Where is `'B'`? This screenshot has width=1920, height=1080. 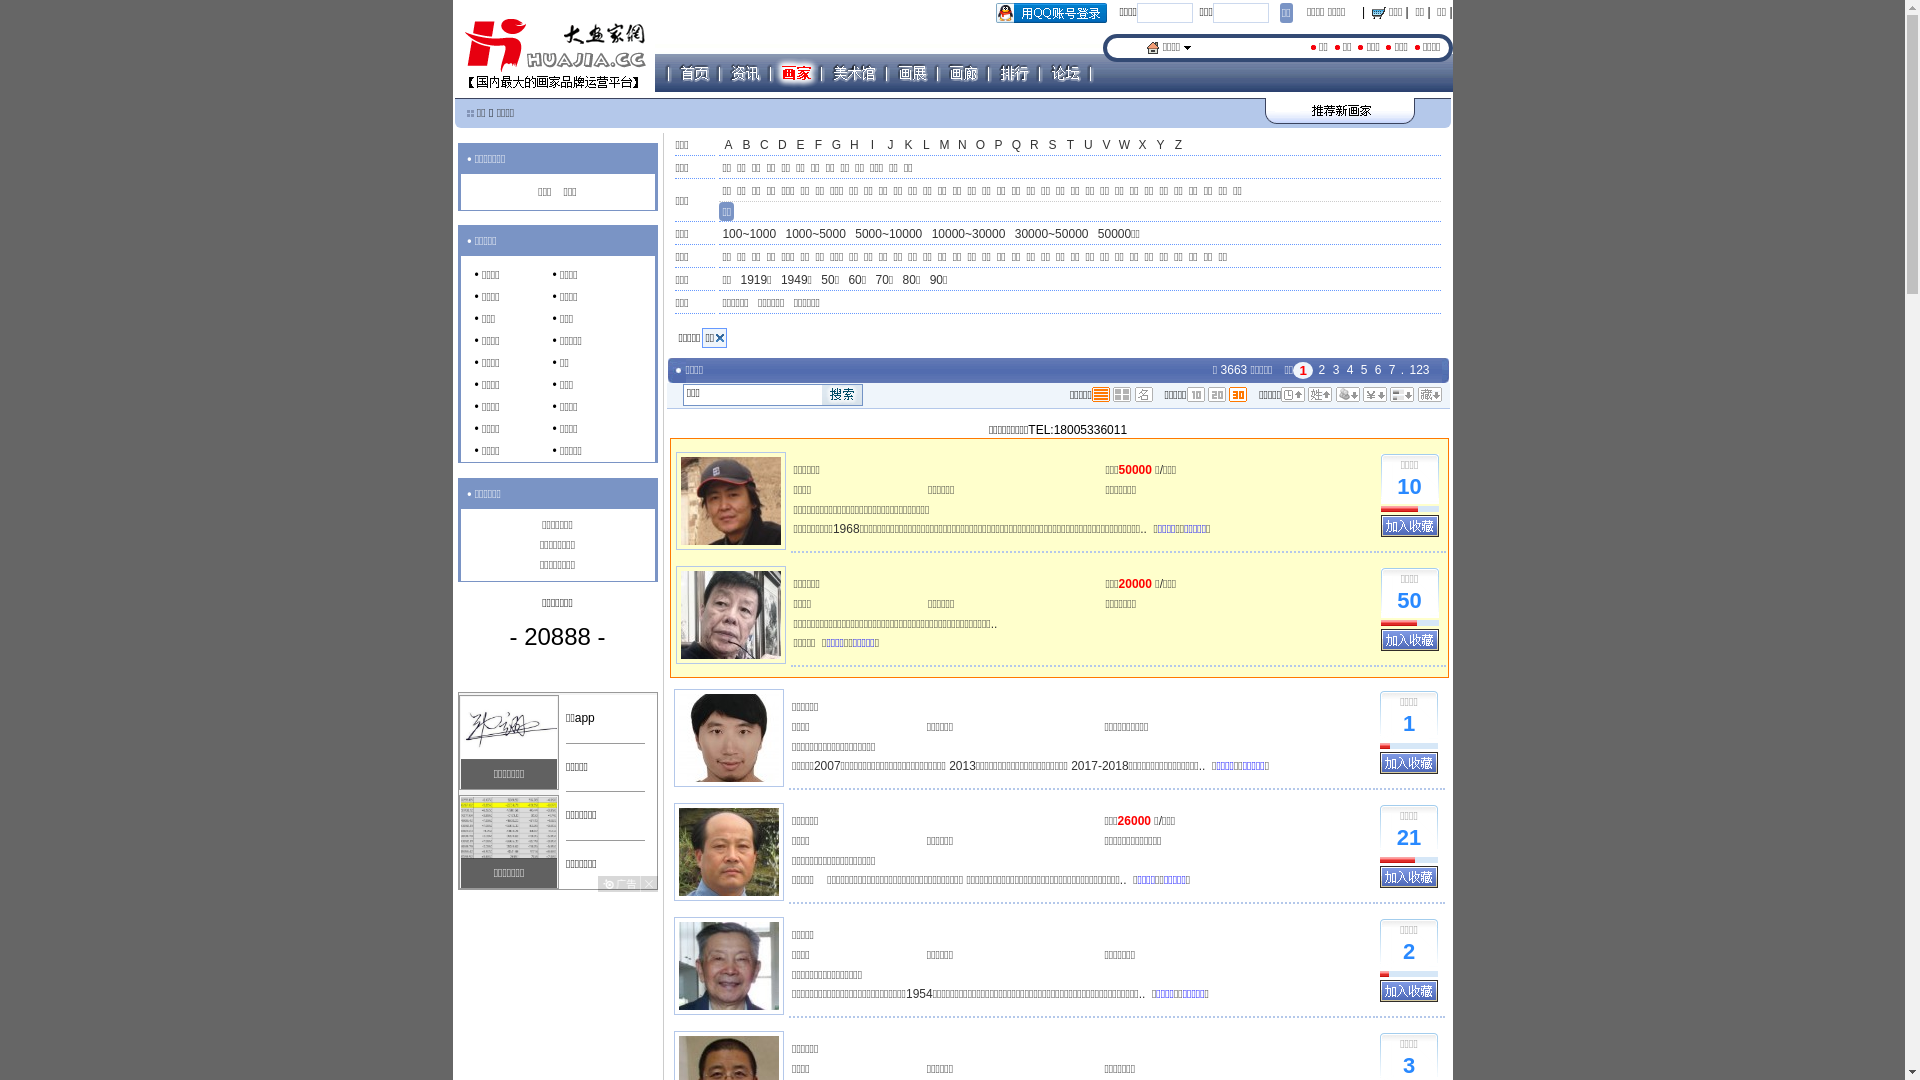
'B' is located at coordinates (744, 145).